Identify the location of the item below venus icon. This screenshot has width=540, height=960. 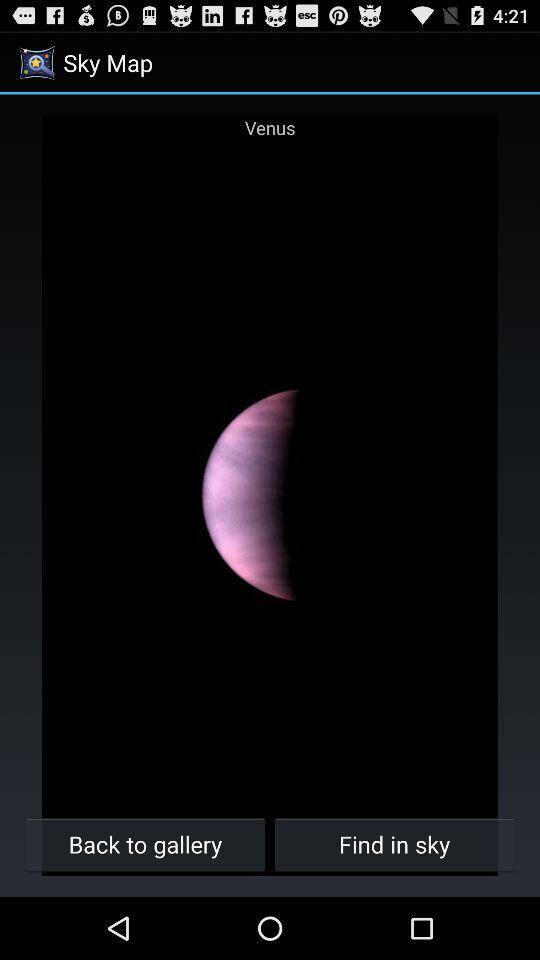
(144, 843).